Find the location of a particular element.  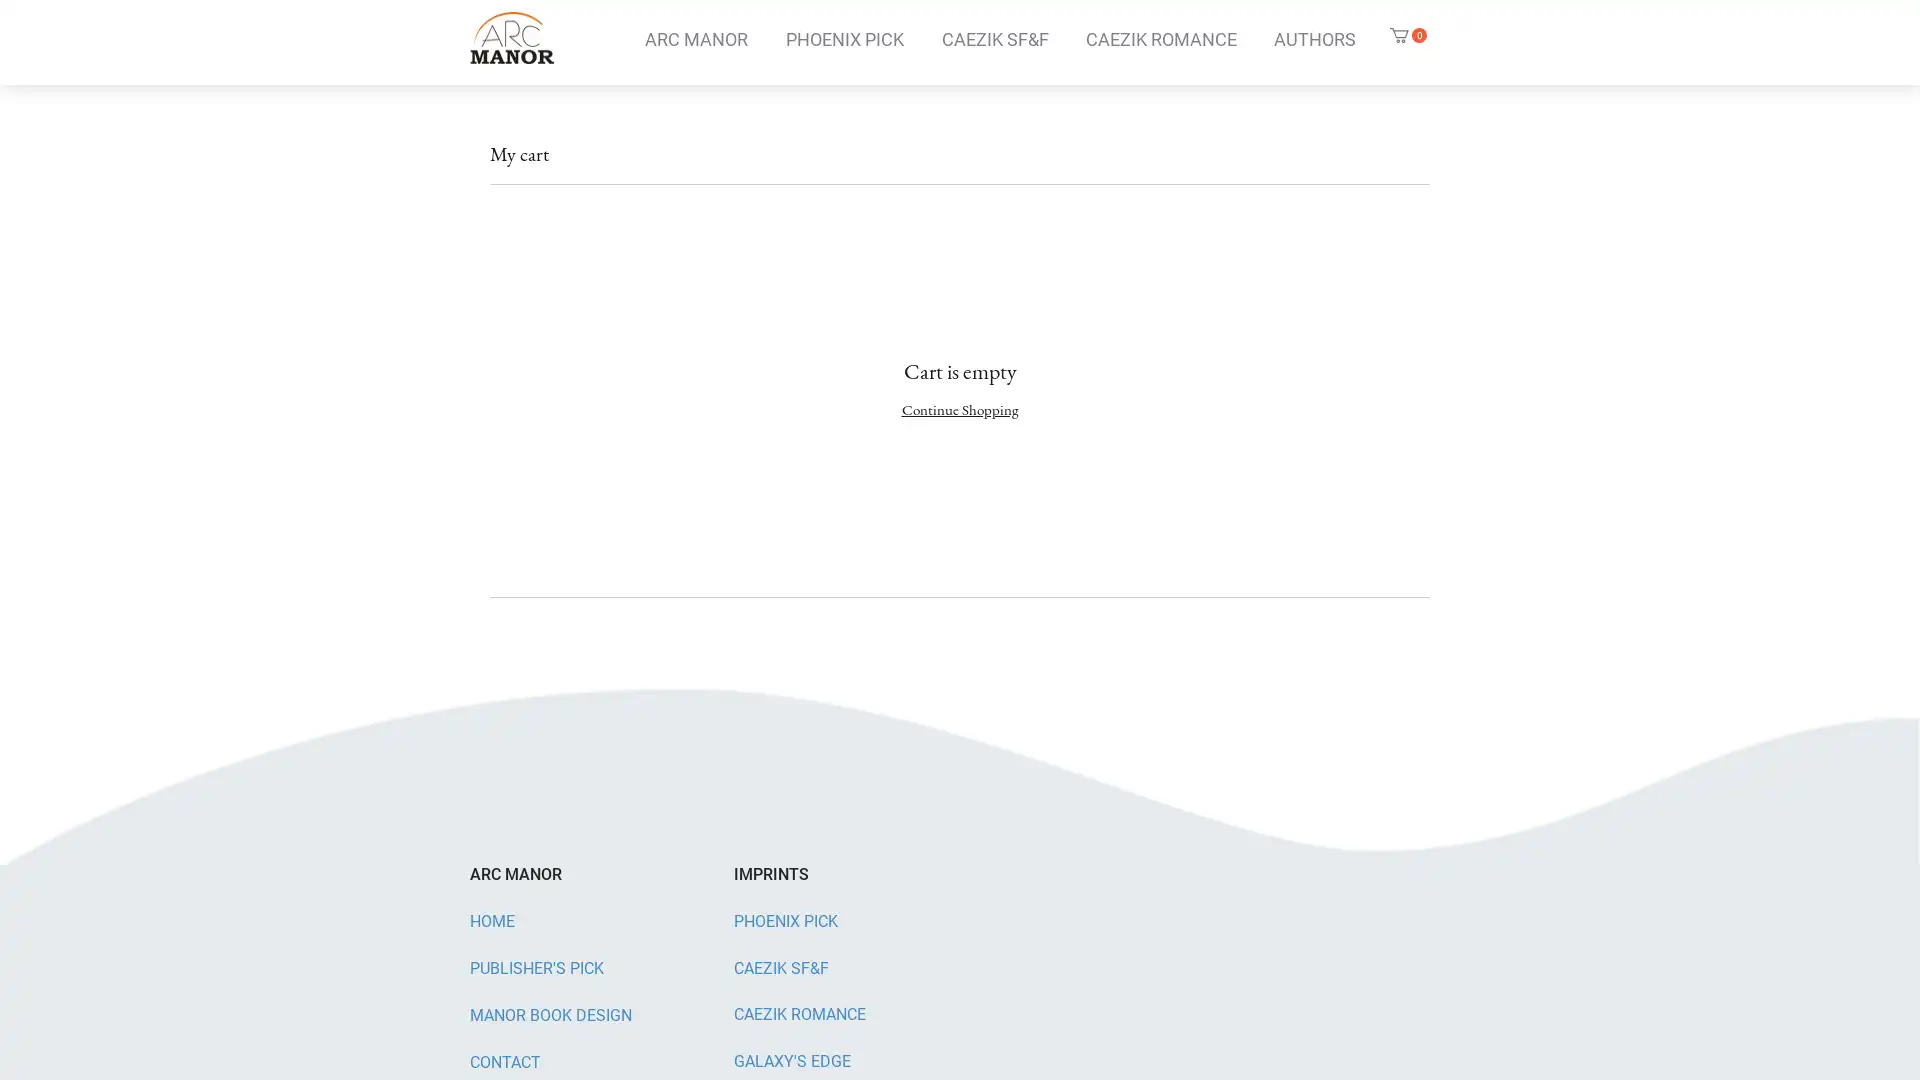

Cart with 0 items is located at coordinates (1407, 35).